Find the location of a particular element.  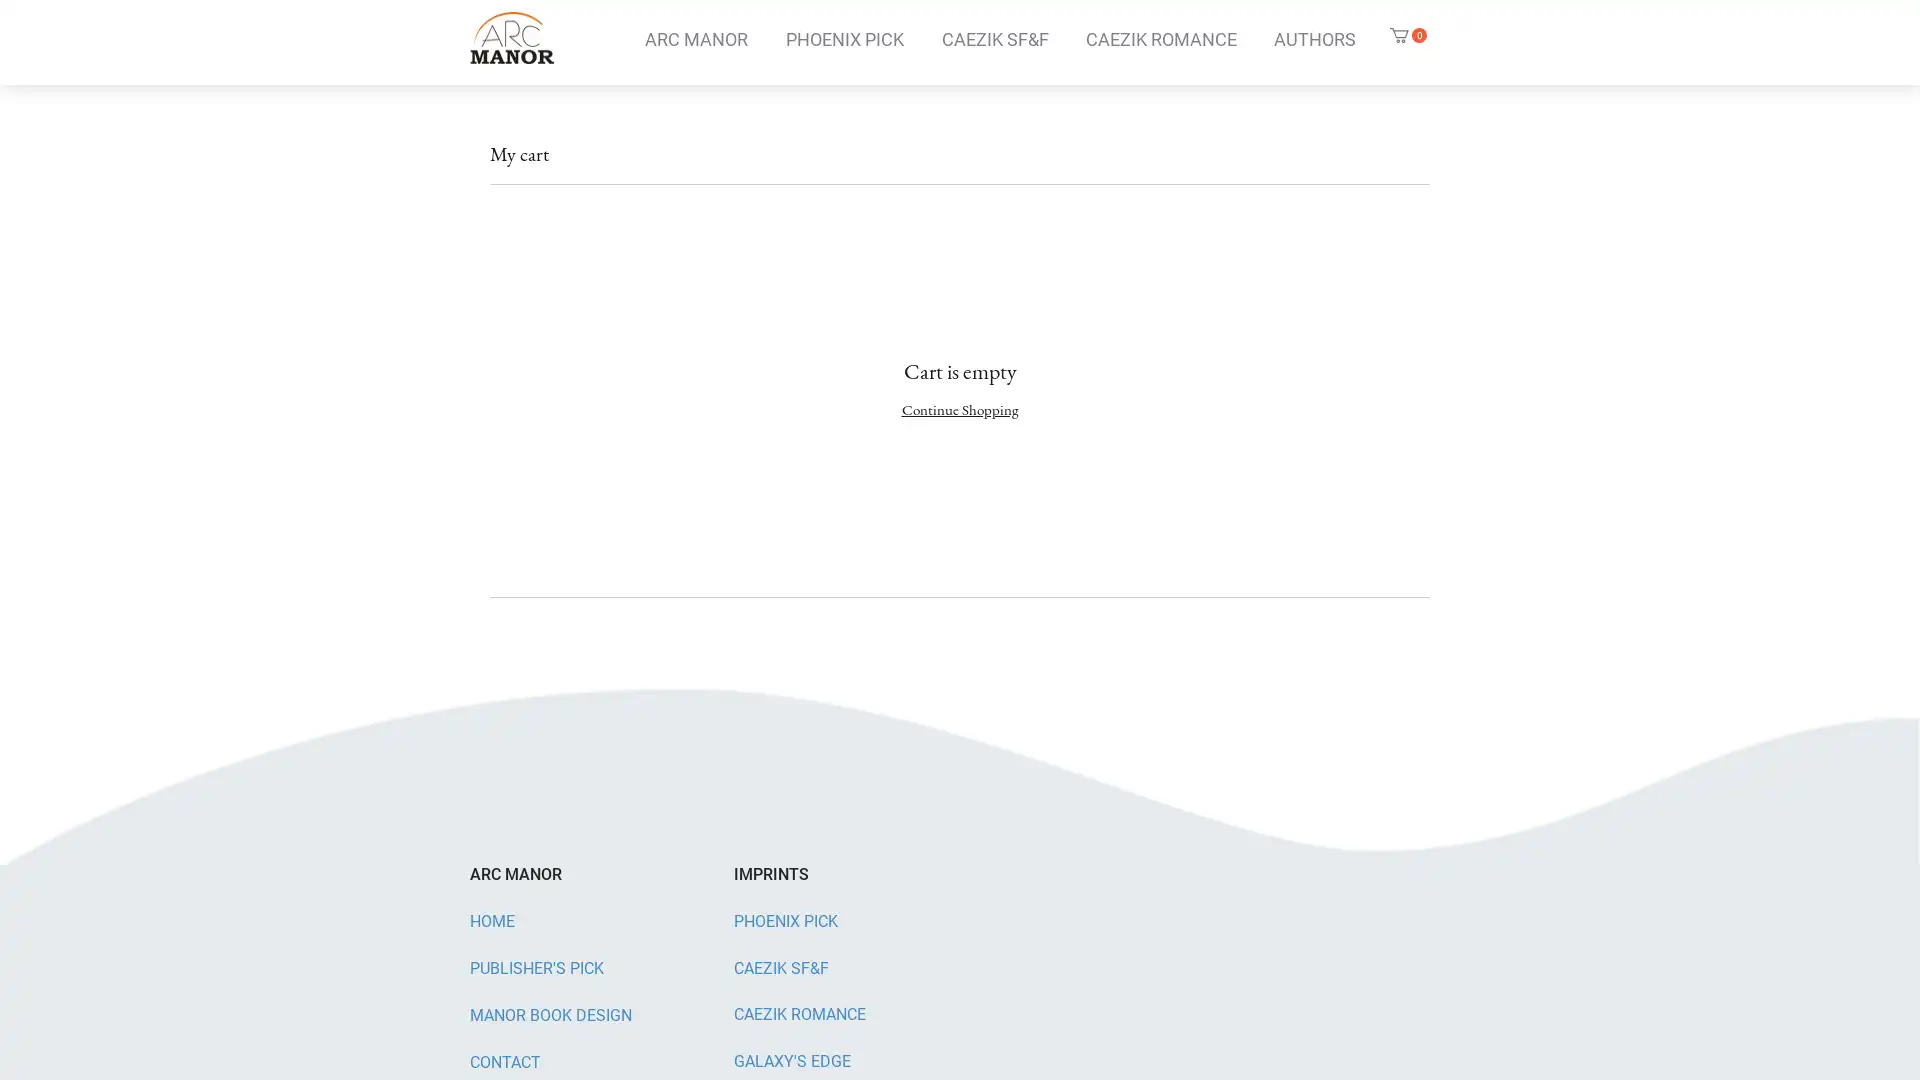

Cart with 0 items is located at coordinates (1407, 35).